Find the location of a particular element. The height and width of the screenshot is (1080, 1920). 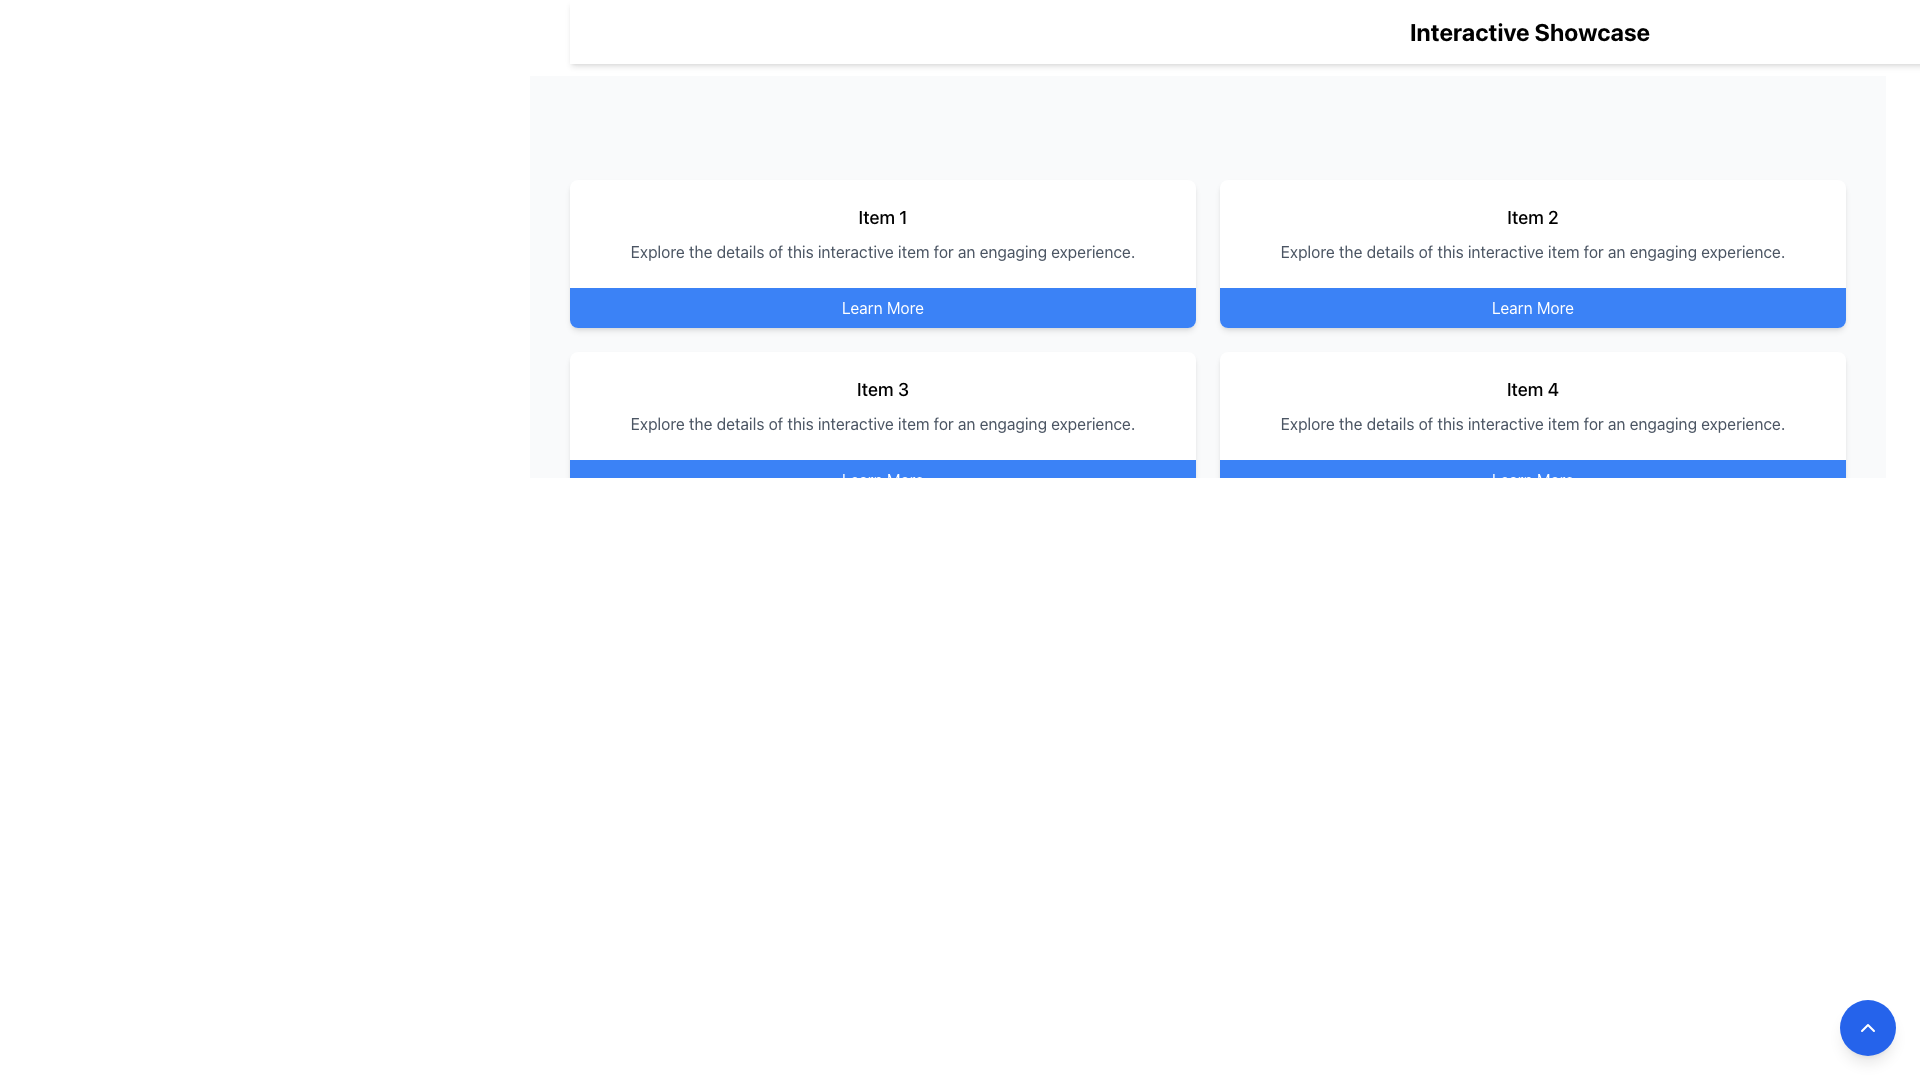

keyboard navigation is located at coordinates (882, 308).